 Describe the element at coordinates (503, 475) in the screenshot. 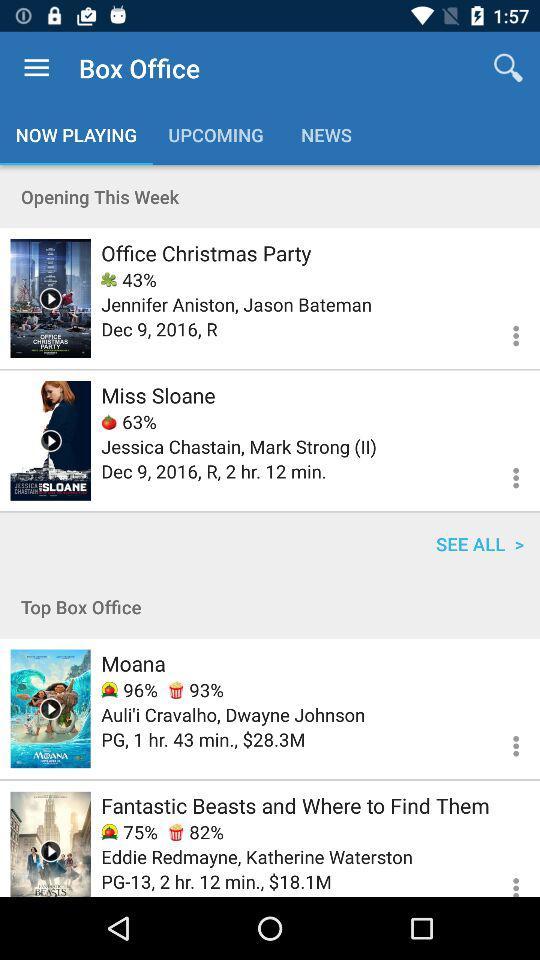

I see `show options` at that location.